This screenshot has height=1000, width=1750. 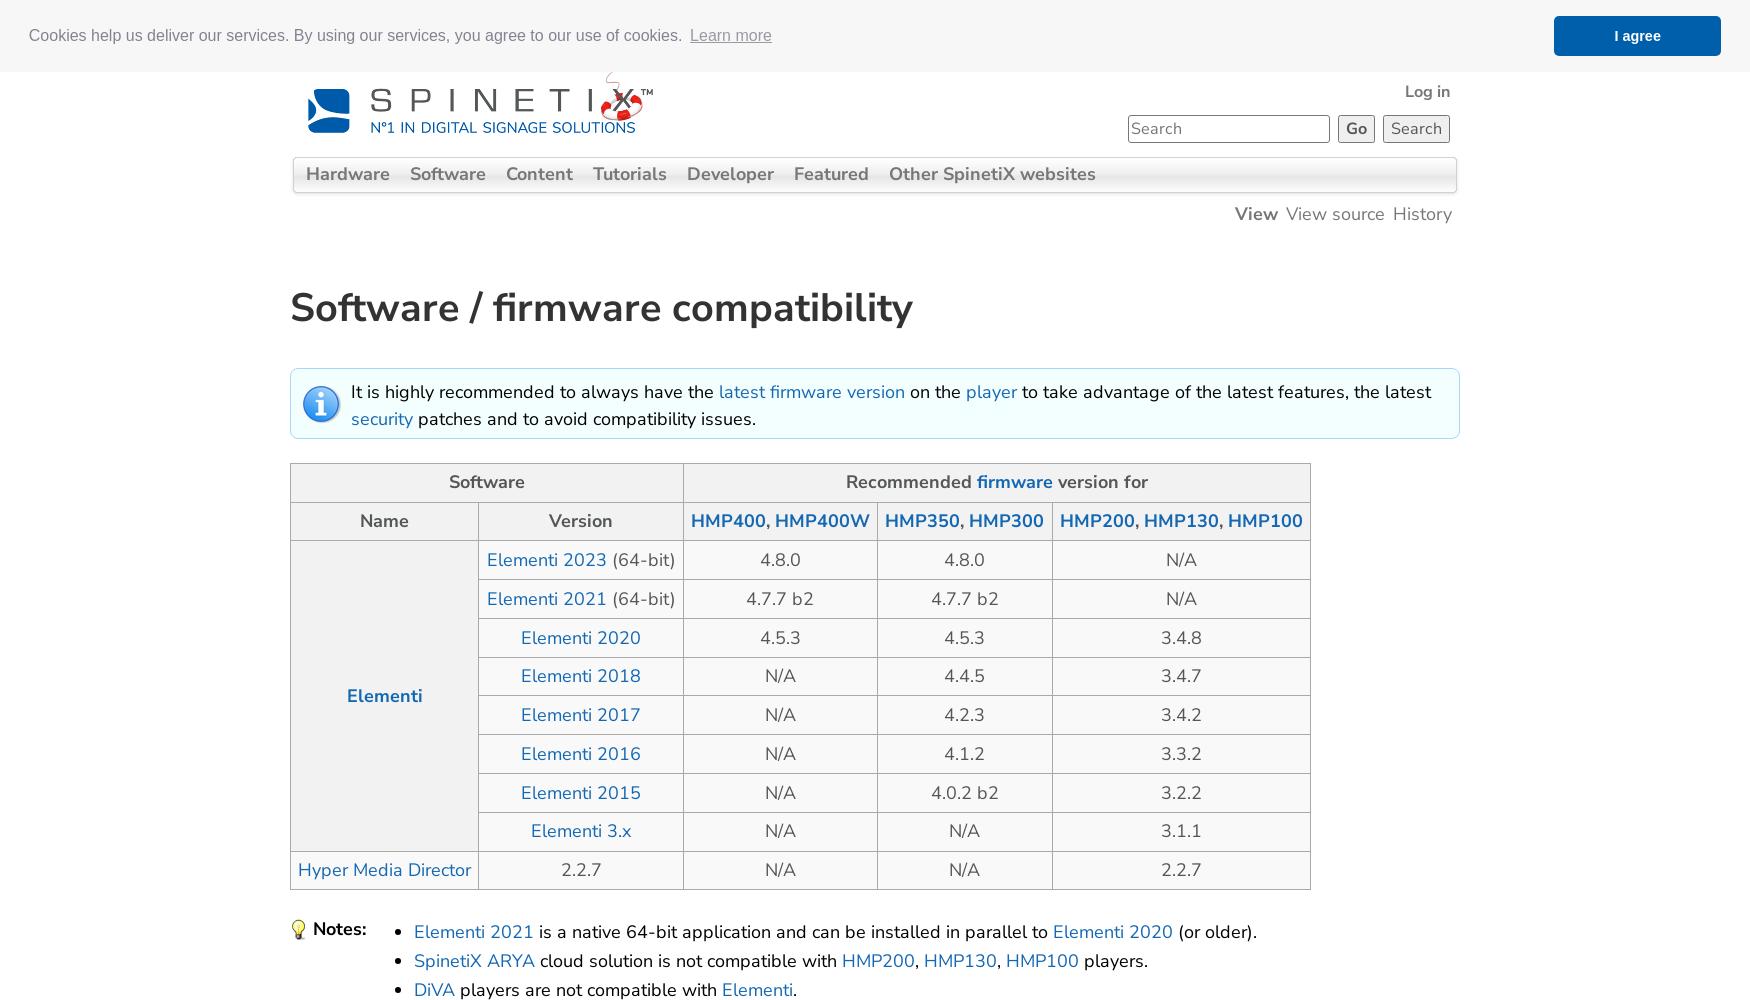 What do you see at coordinates (730, 34) in the screenshot?
I see `'Learn more'` at bounding box center [730, 34].